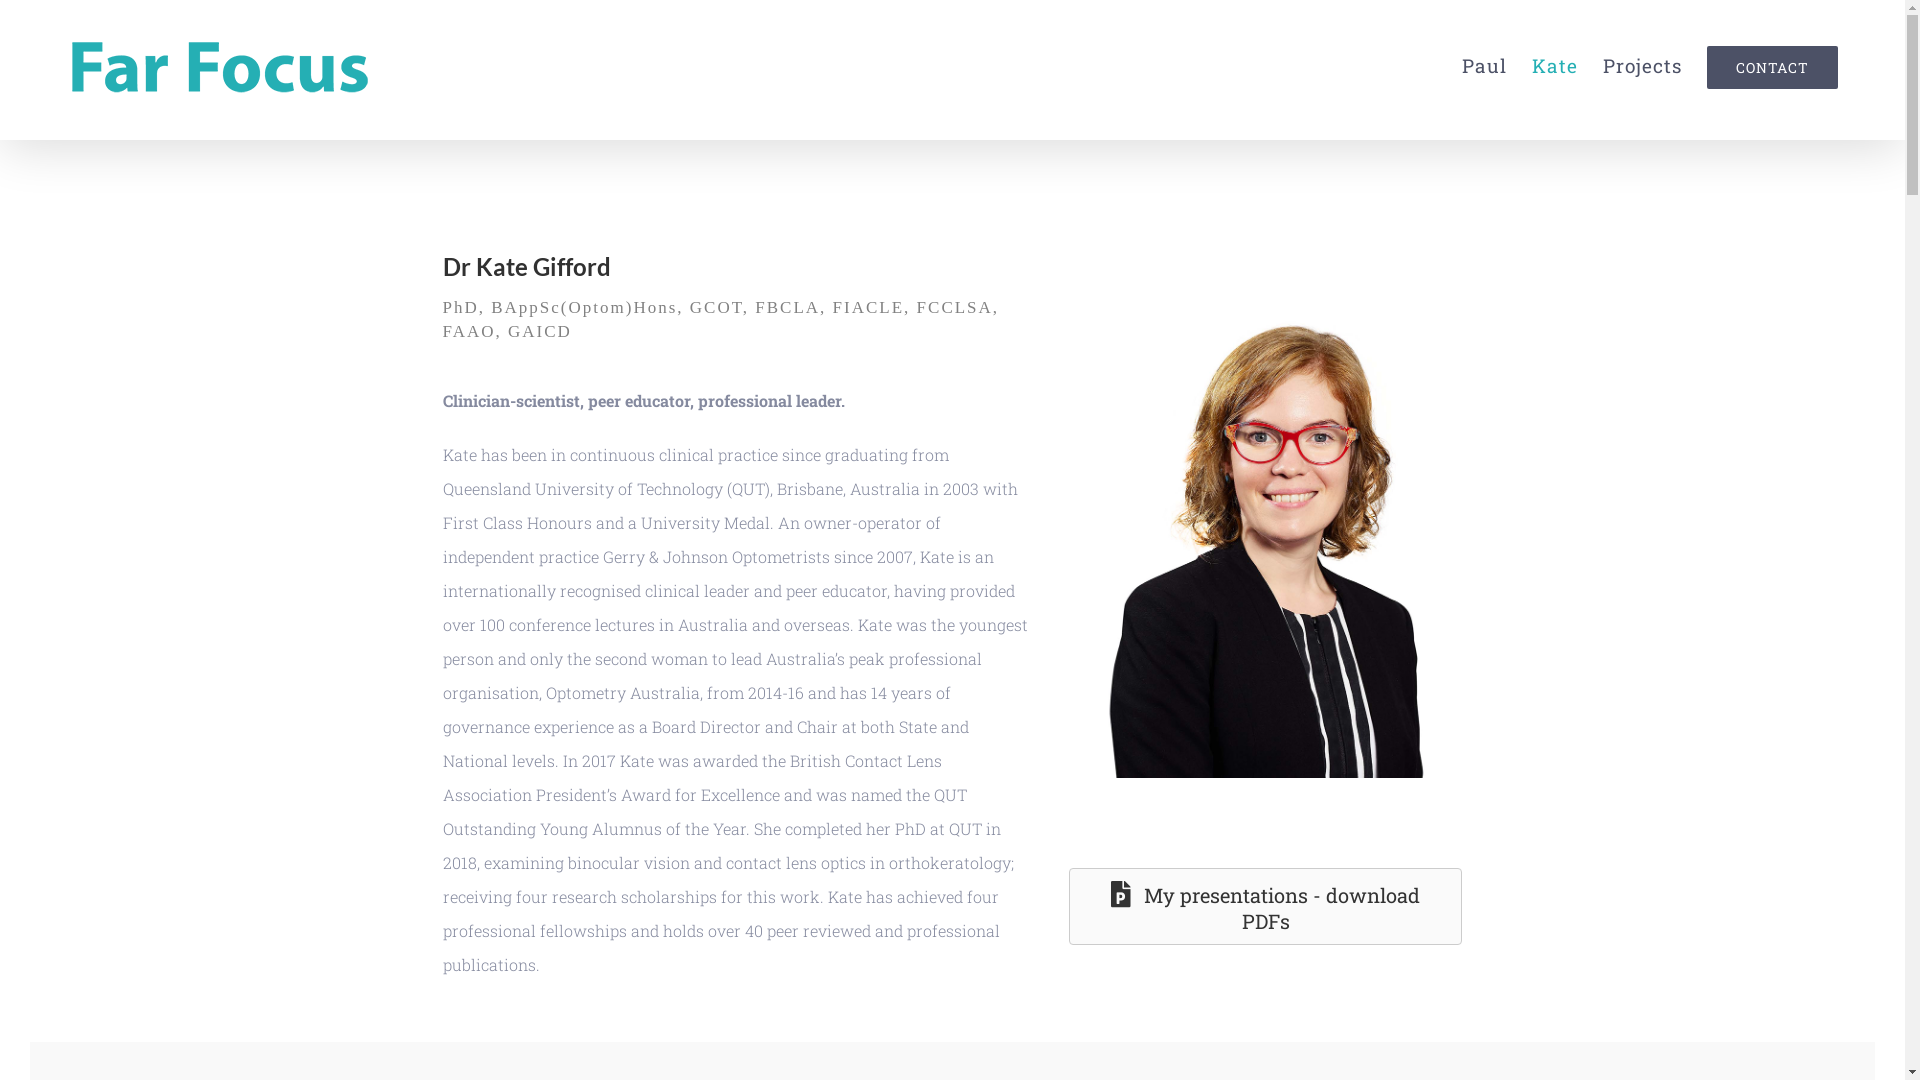 This screenshot has width=1920, height=1080. I want to click on 'CONTACT', so click(1772, 64).